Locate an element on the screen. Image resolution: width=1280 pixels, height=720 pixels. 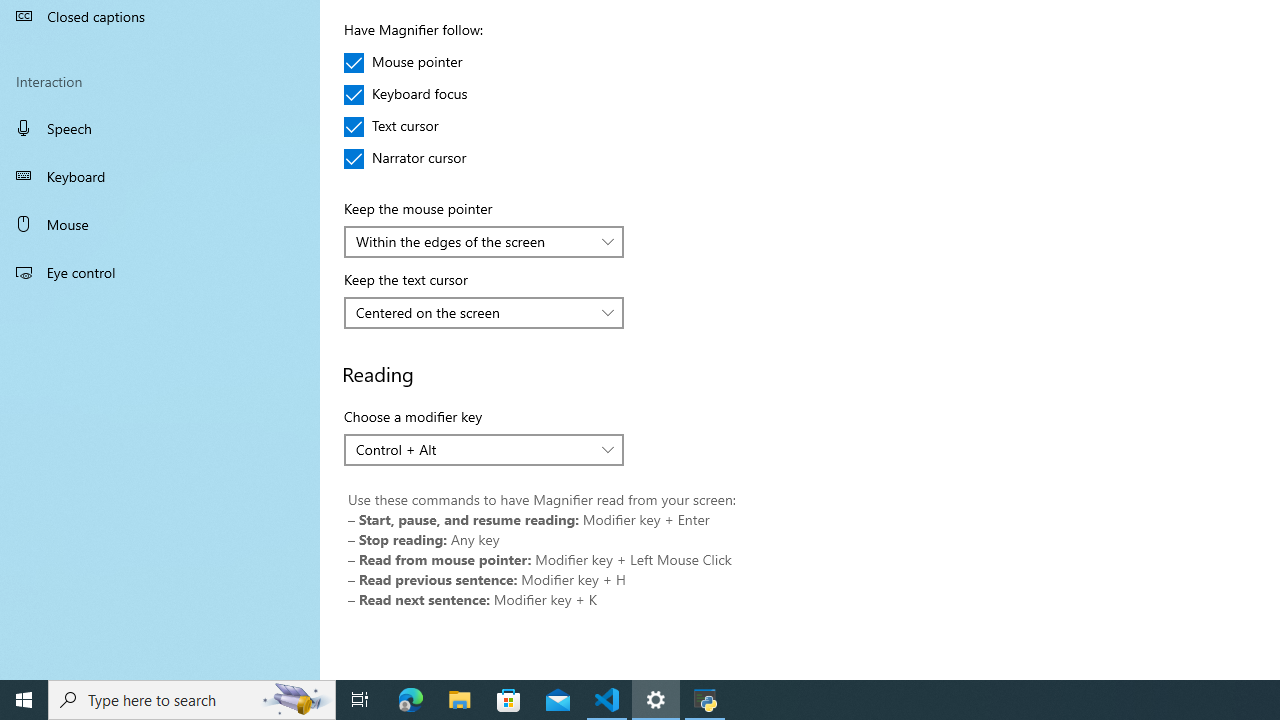
'Keep the text cursor' is located at coordinates (484, 312).